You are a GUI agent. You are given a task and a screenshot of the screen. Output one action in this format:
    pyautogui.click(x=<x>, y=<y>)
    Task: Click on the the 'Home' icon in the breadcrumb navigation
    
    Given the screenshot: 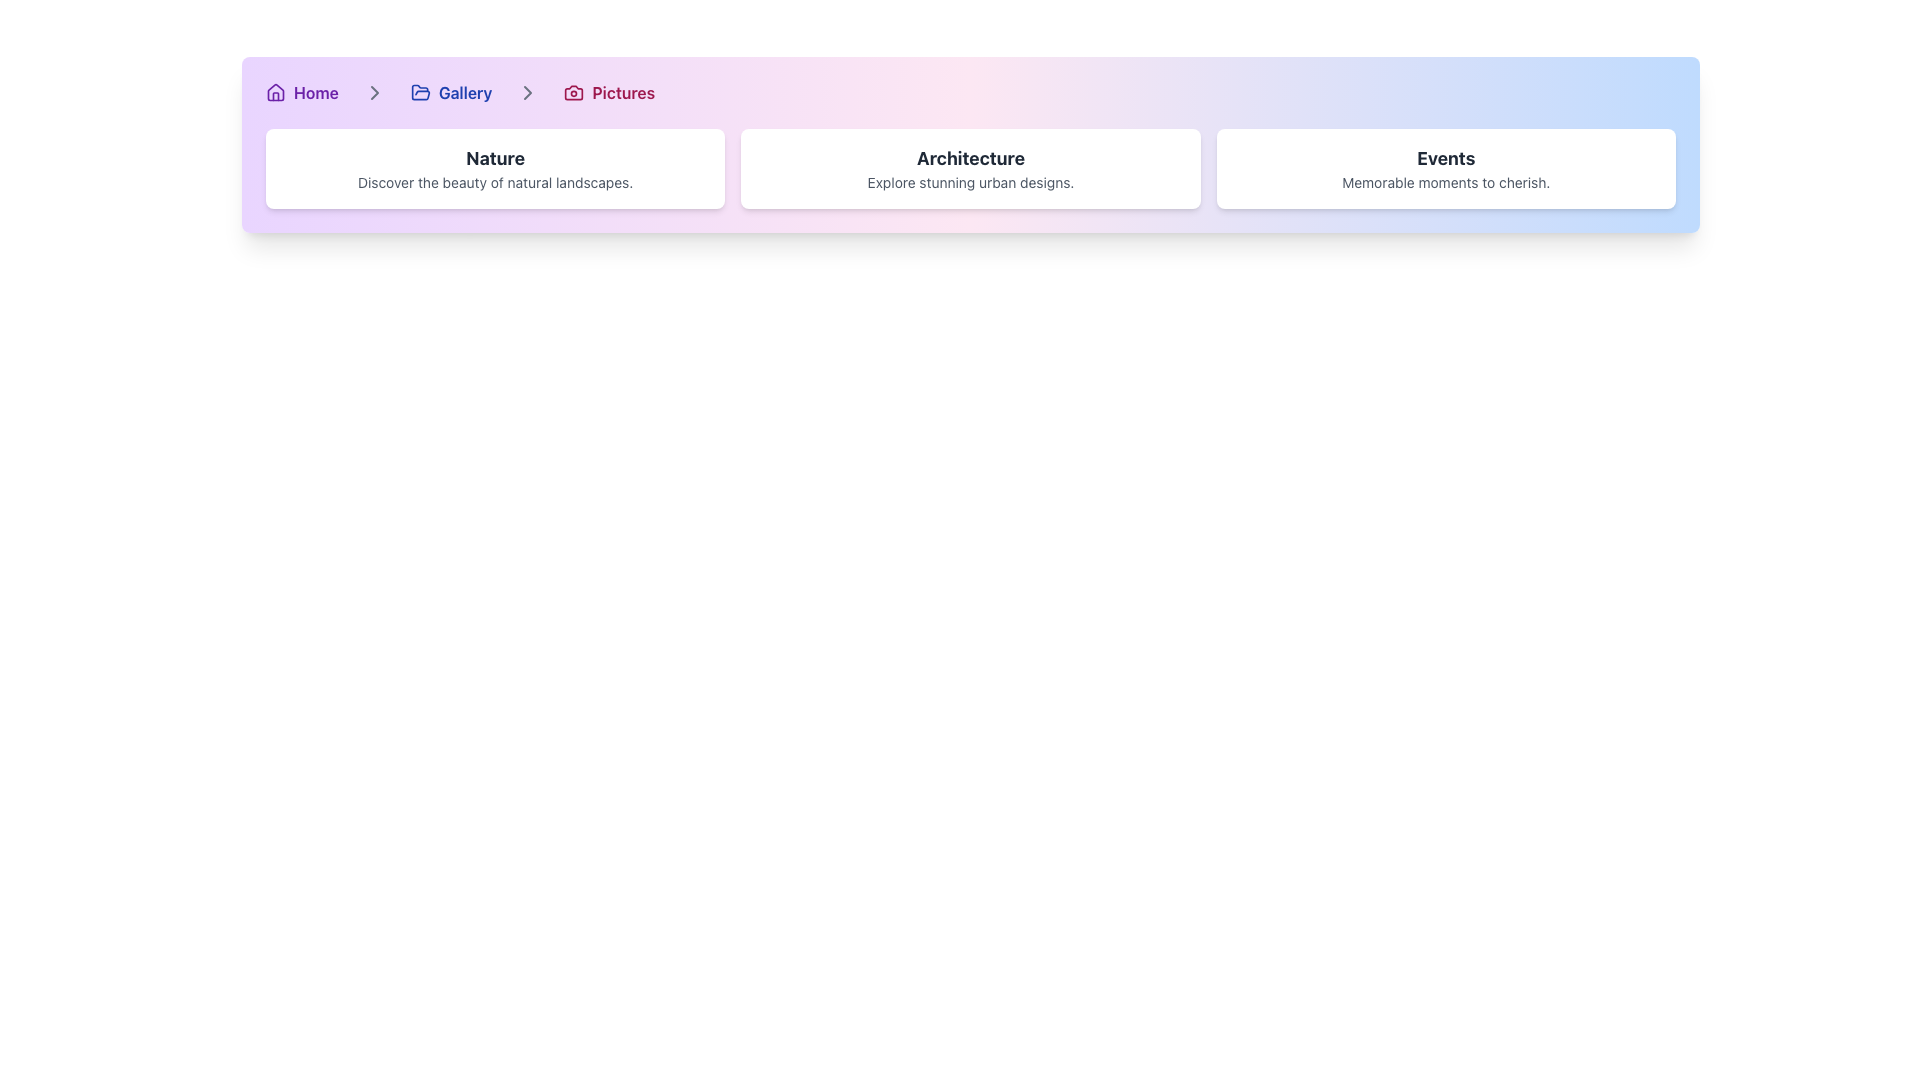 What is the action you would take?
    pyautogui.click(x=274, y=92)
    